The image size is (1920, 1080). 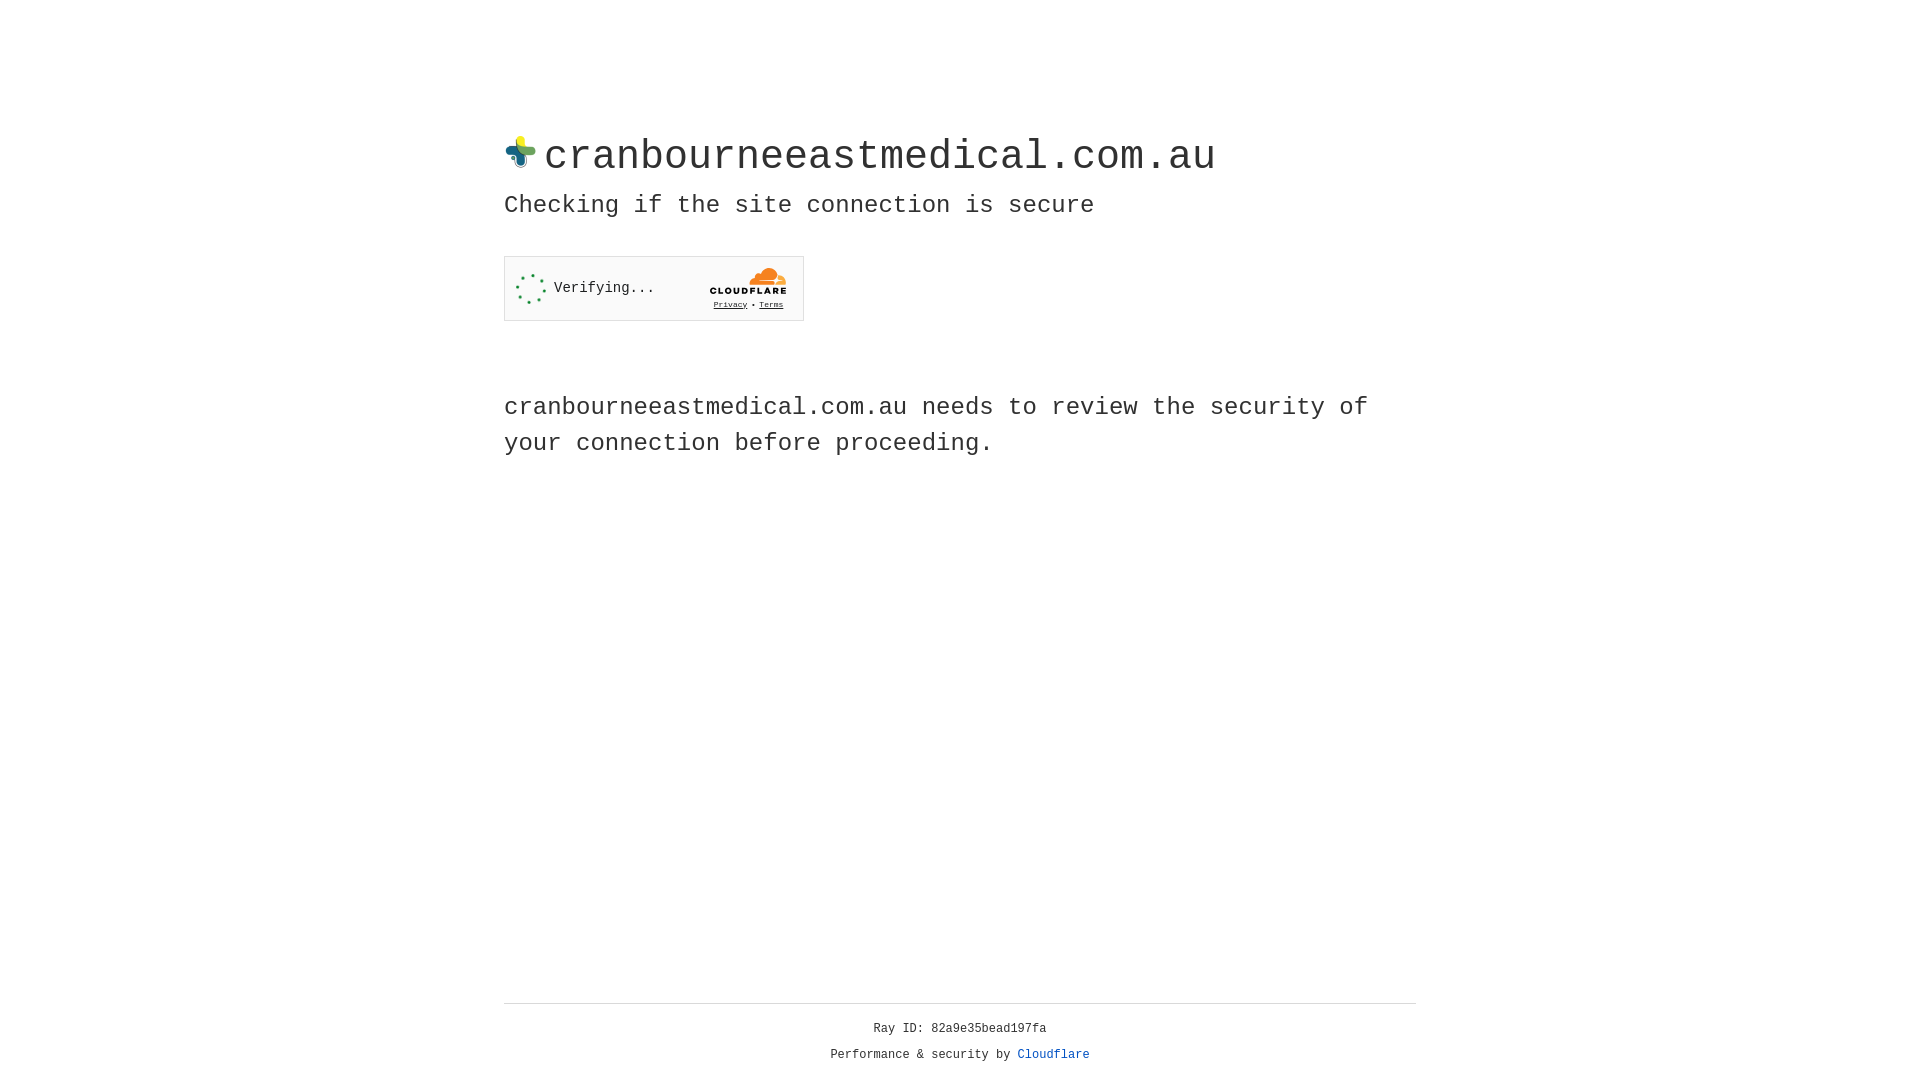 I want to click on 'Cloudflare', so click(x=1053, y=1054).